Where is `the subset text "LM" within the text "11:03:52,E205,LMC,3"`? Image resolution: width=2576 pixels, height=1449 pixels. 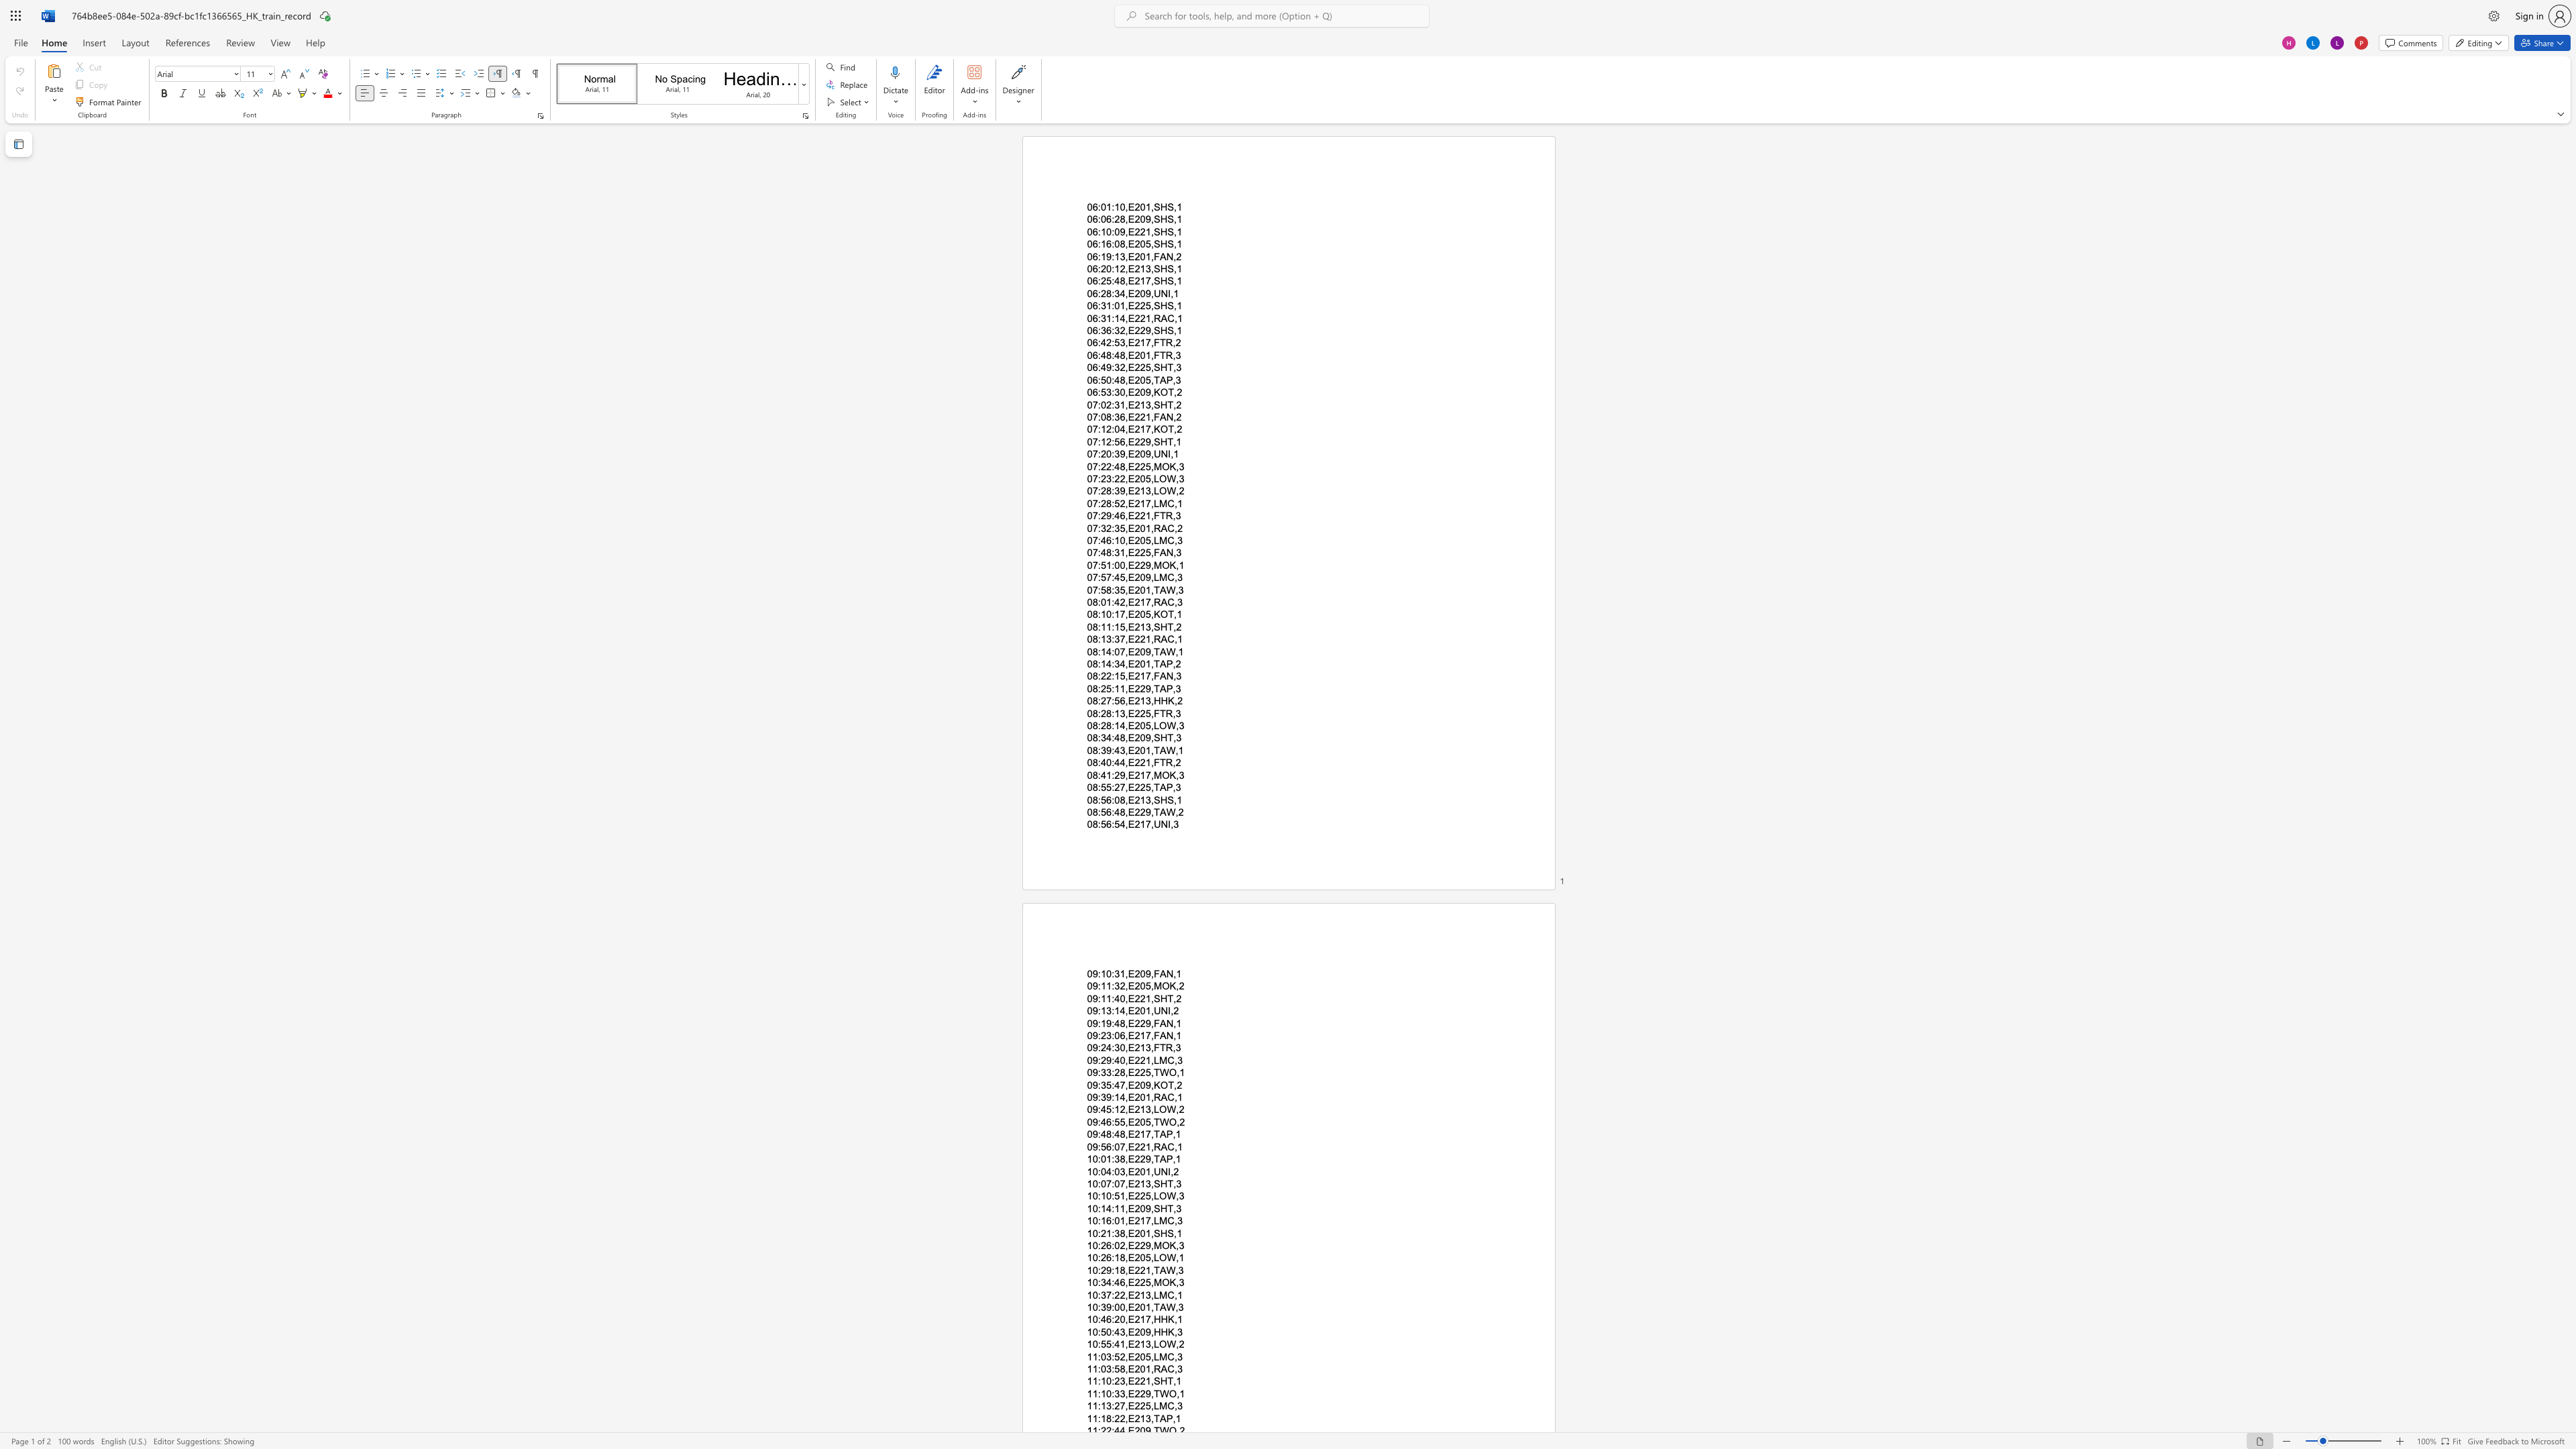
the subset text "LM" within the text "11:03:52,E205,LMC,3" is located at coordinates (1152, 1356).